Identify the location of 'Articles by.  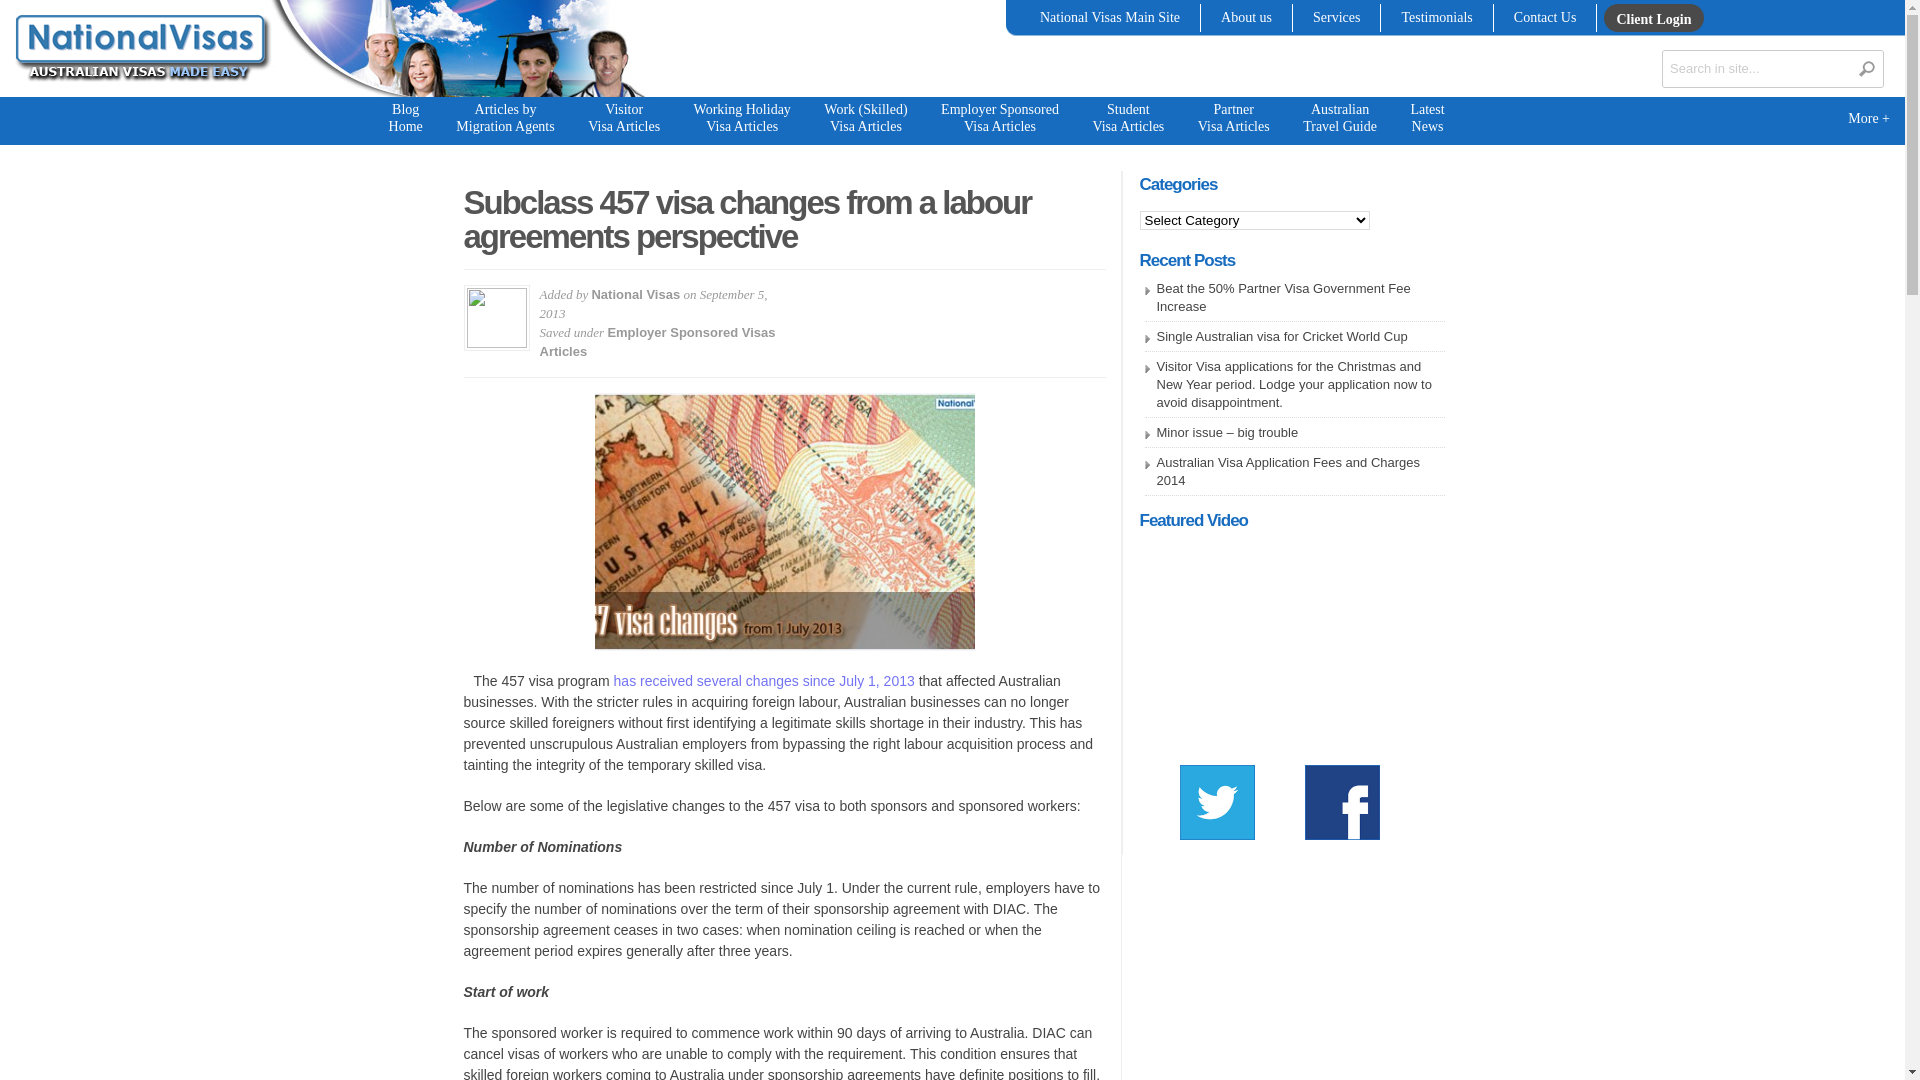
(504, 119).